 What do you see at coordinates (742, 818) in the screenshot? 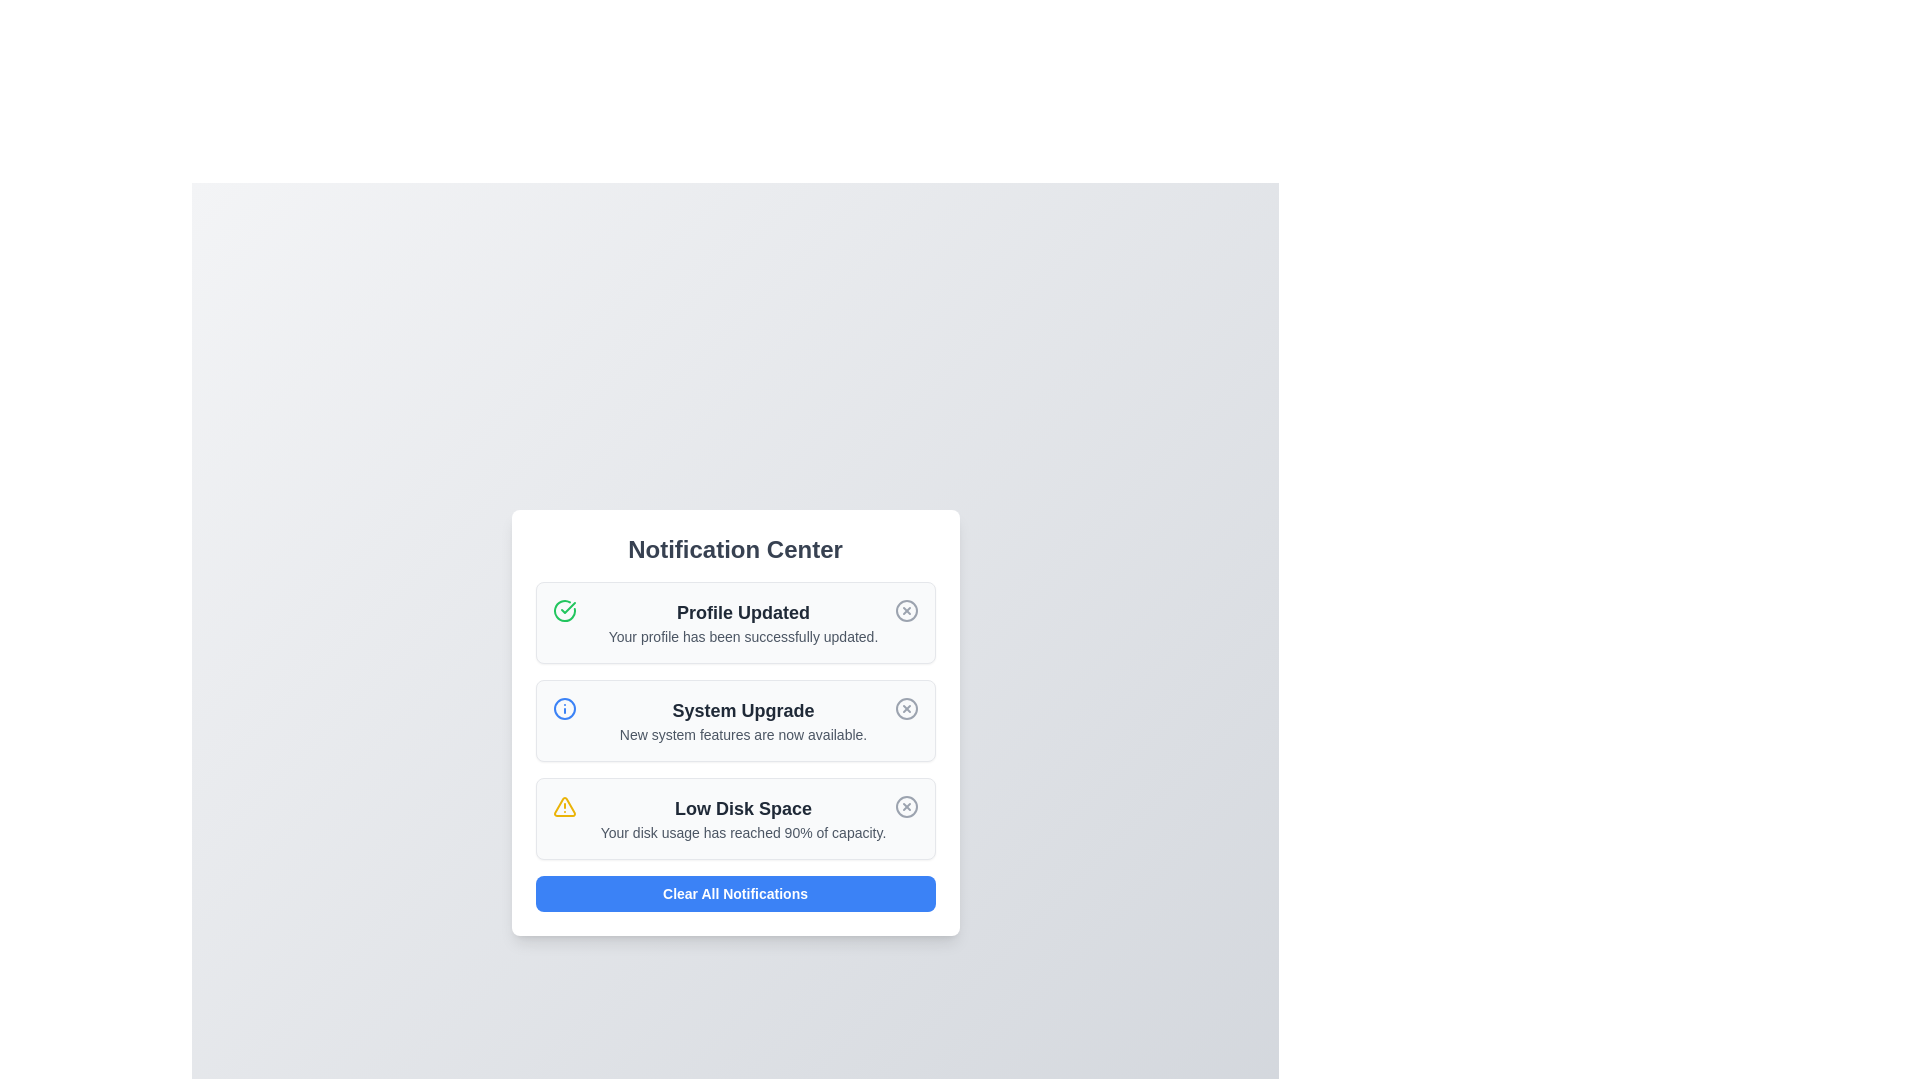
I see `disk usage warning notification, which is the third notification in the Notification Center modal` at bounding box center [742, 818].